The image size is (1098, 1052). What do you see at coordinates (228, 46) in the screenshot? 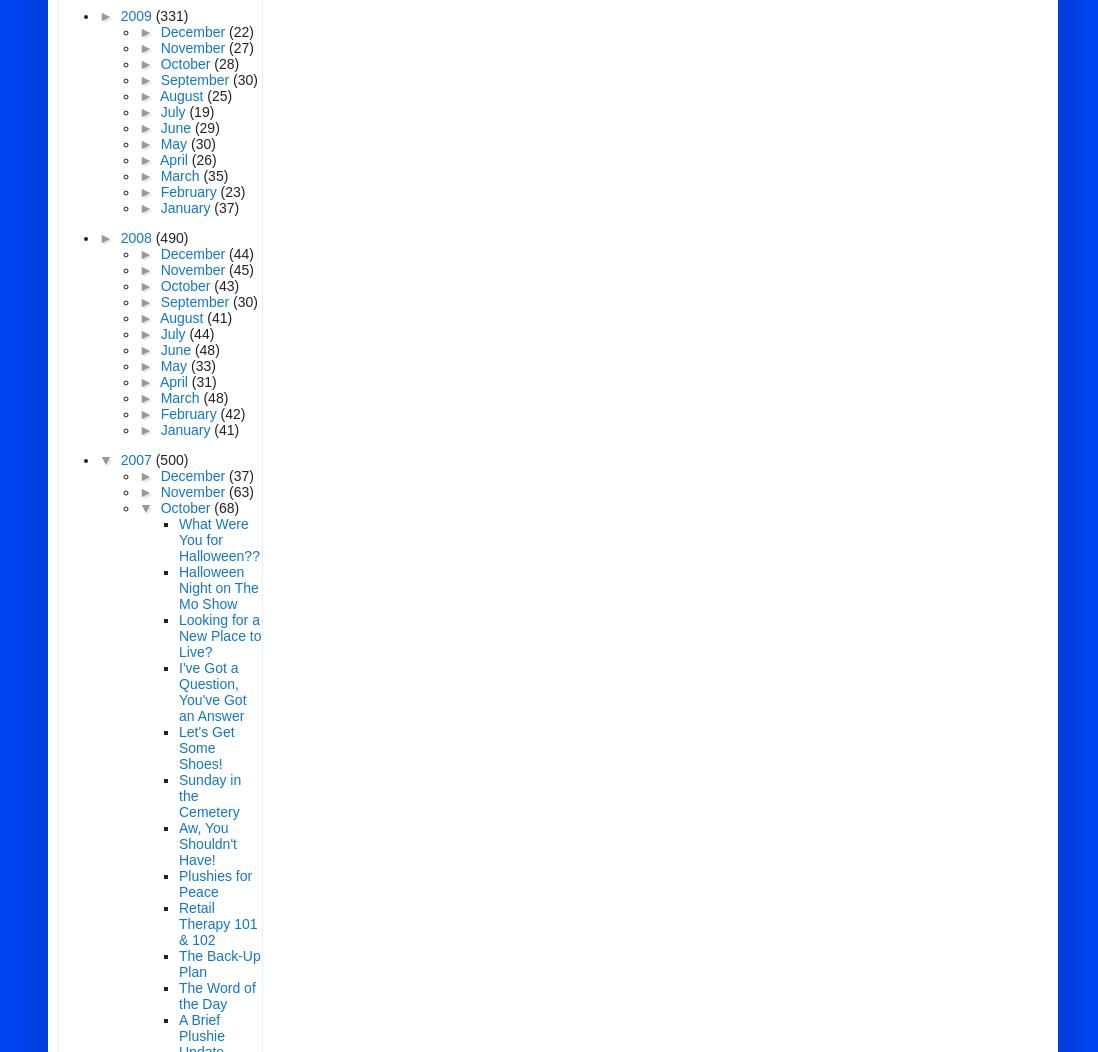
I see `'(27)'` at bounding box center [228, 46].